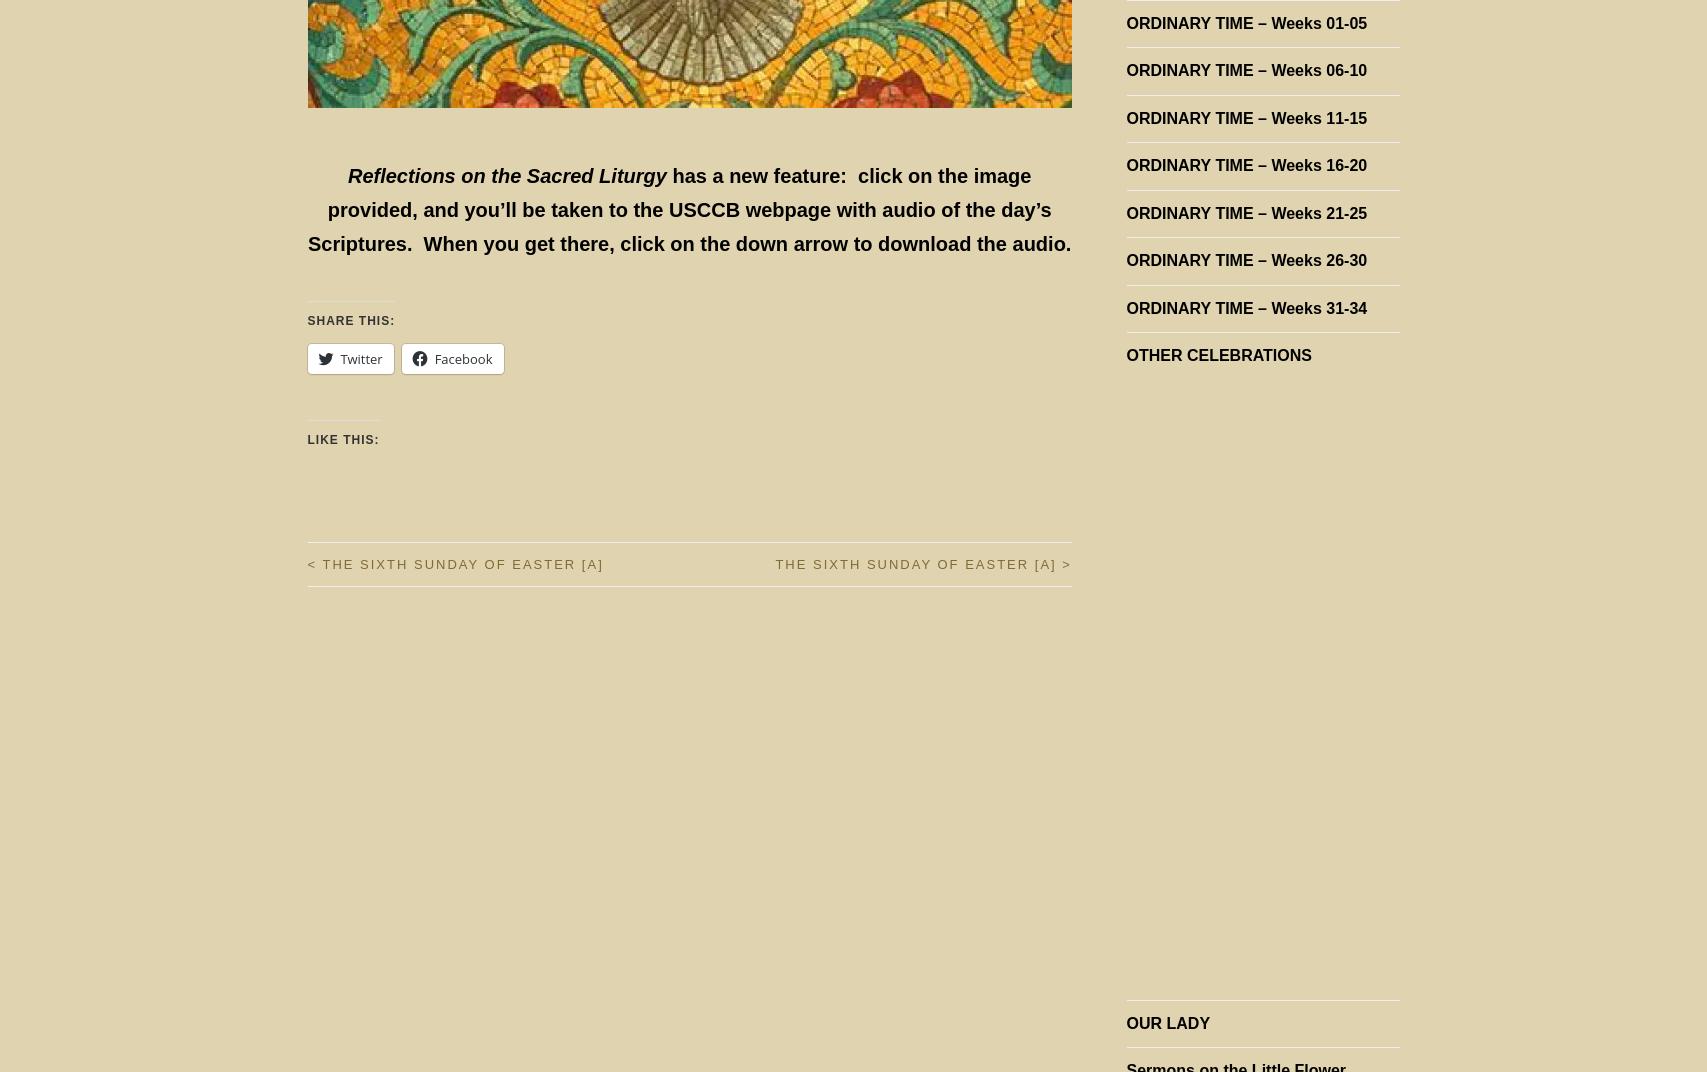  Describe the element at coordinates (1124, 1022) in the screenshot. I see `'OUR LADY'` at that location.